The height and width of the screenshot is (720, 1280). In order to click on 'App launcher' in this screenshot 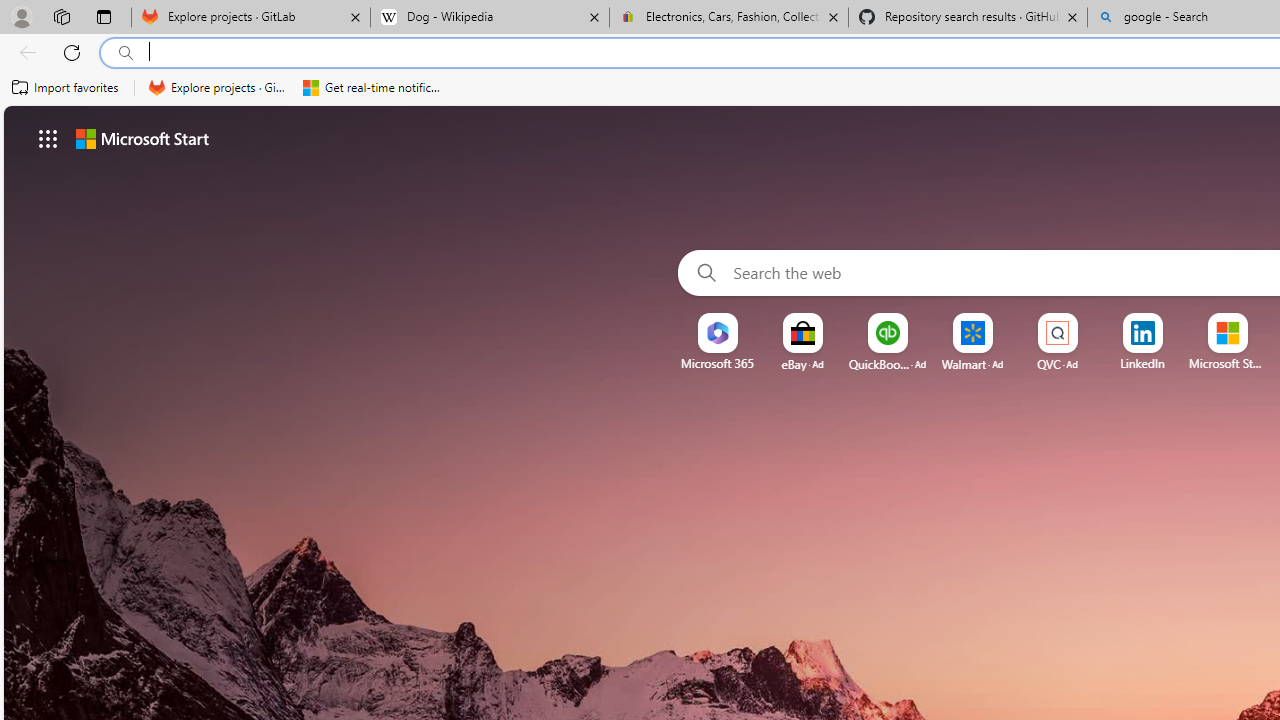, I will do `click(48, 137)`.